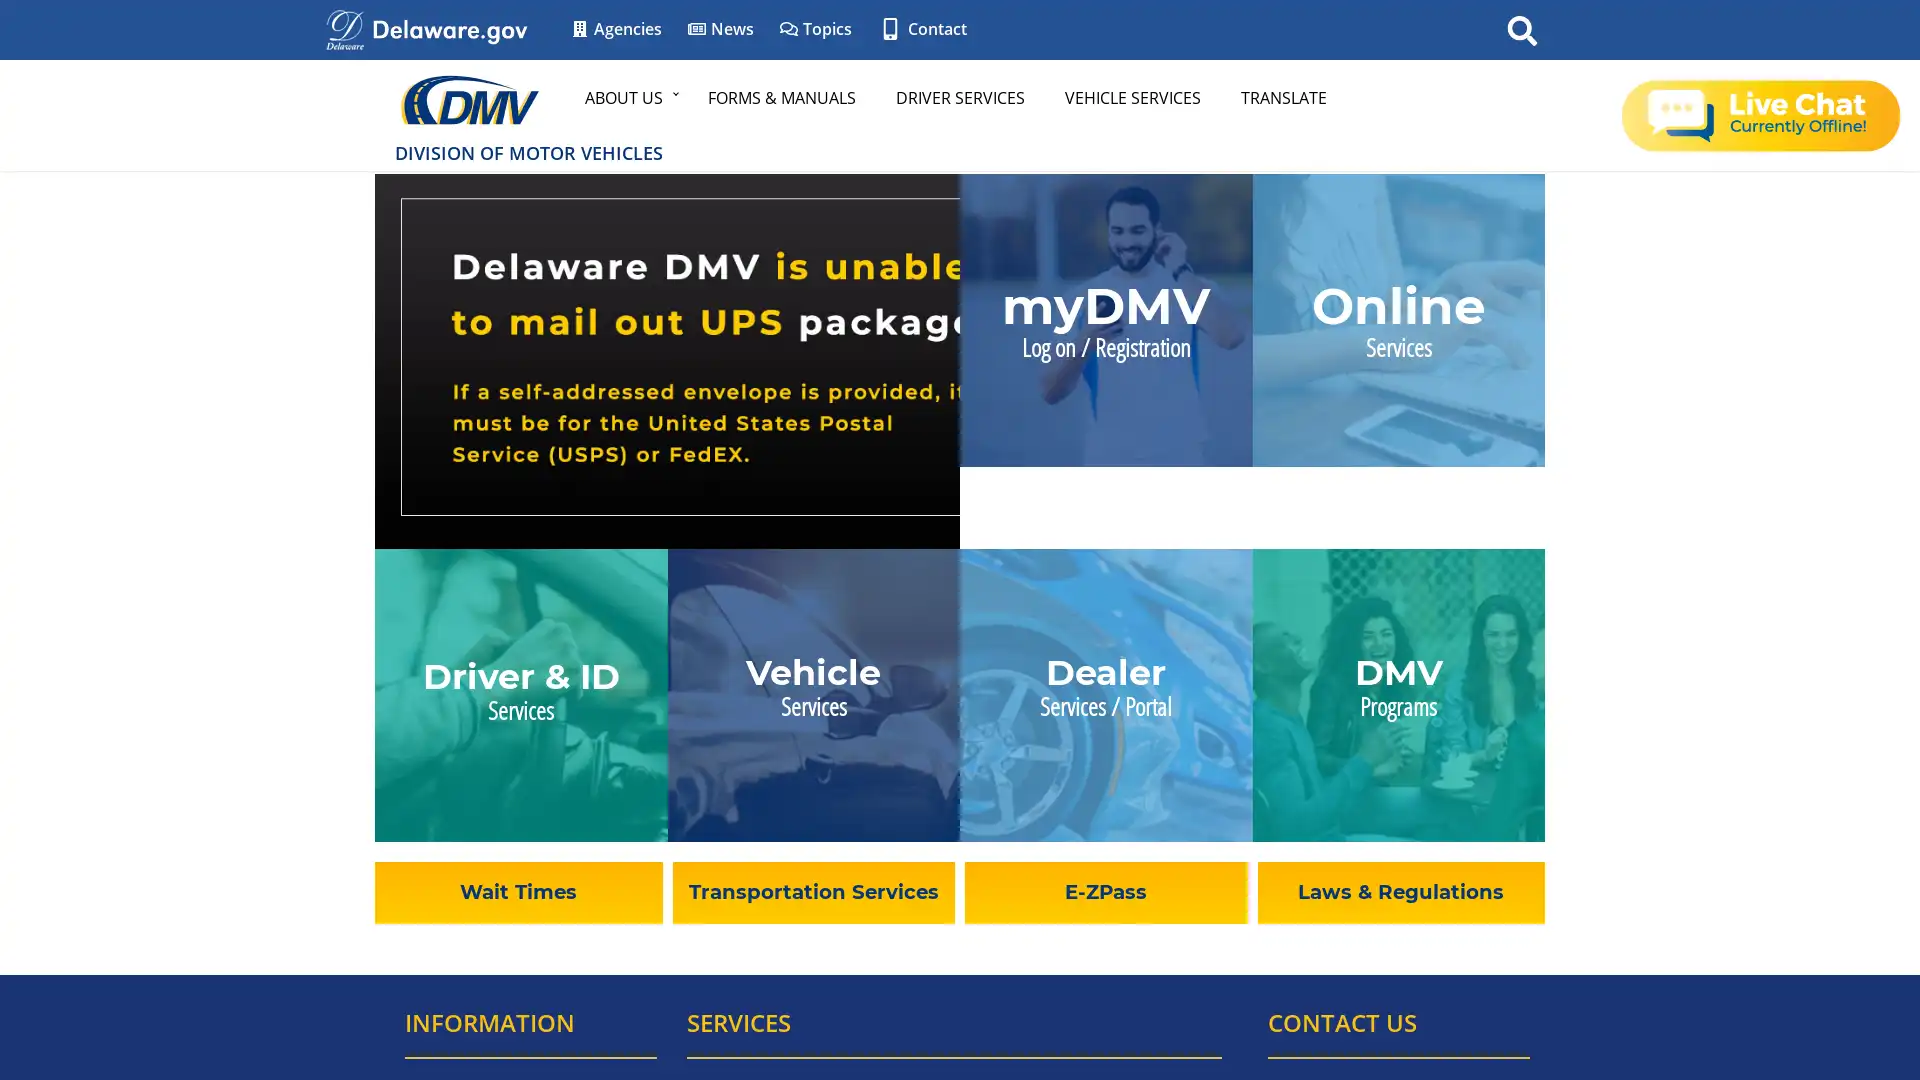 The height and width of the screenshot is (1080, 1920). I want to click on Search, so click(1521, 29).